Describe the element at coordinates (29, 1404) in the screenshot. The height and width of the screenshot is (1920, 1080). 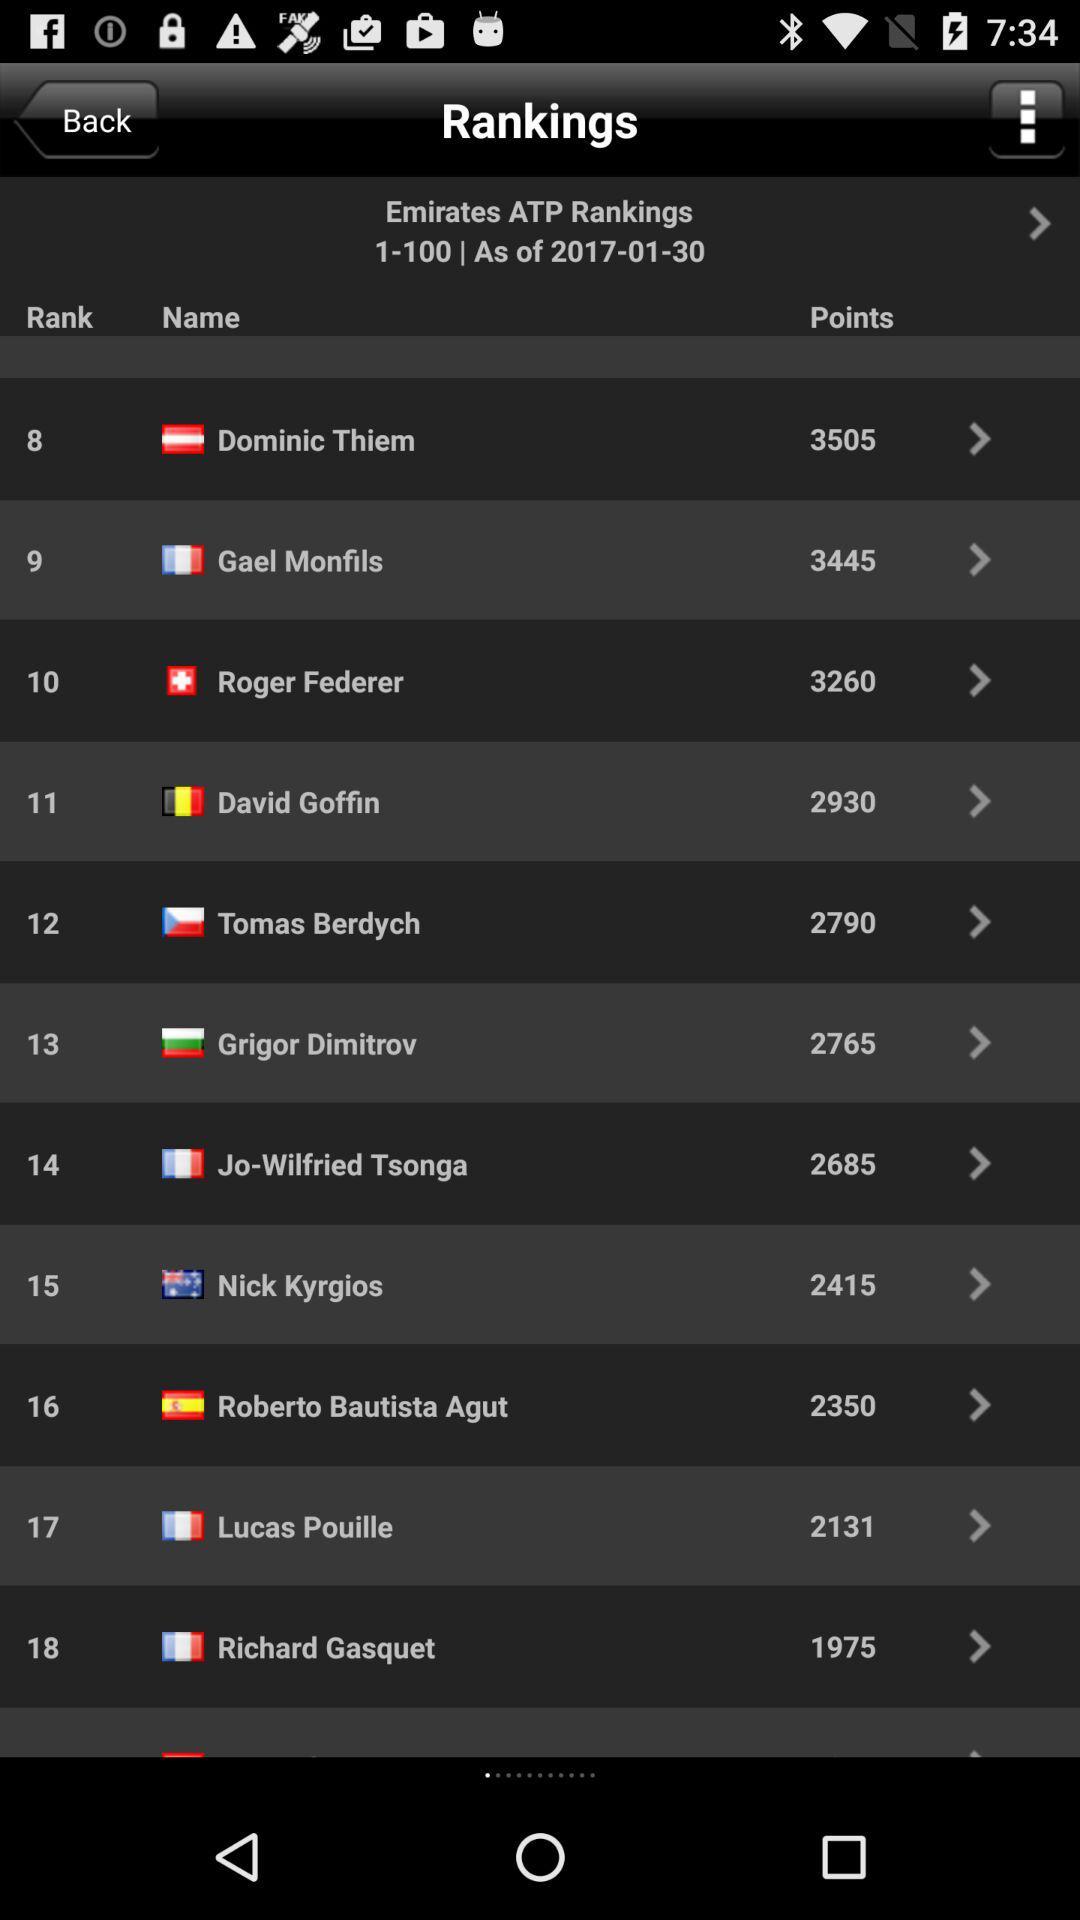
I see `the item above 17 item` at that location.